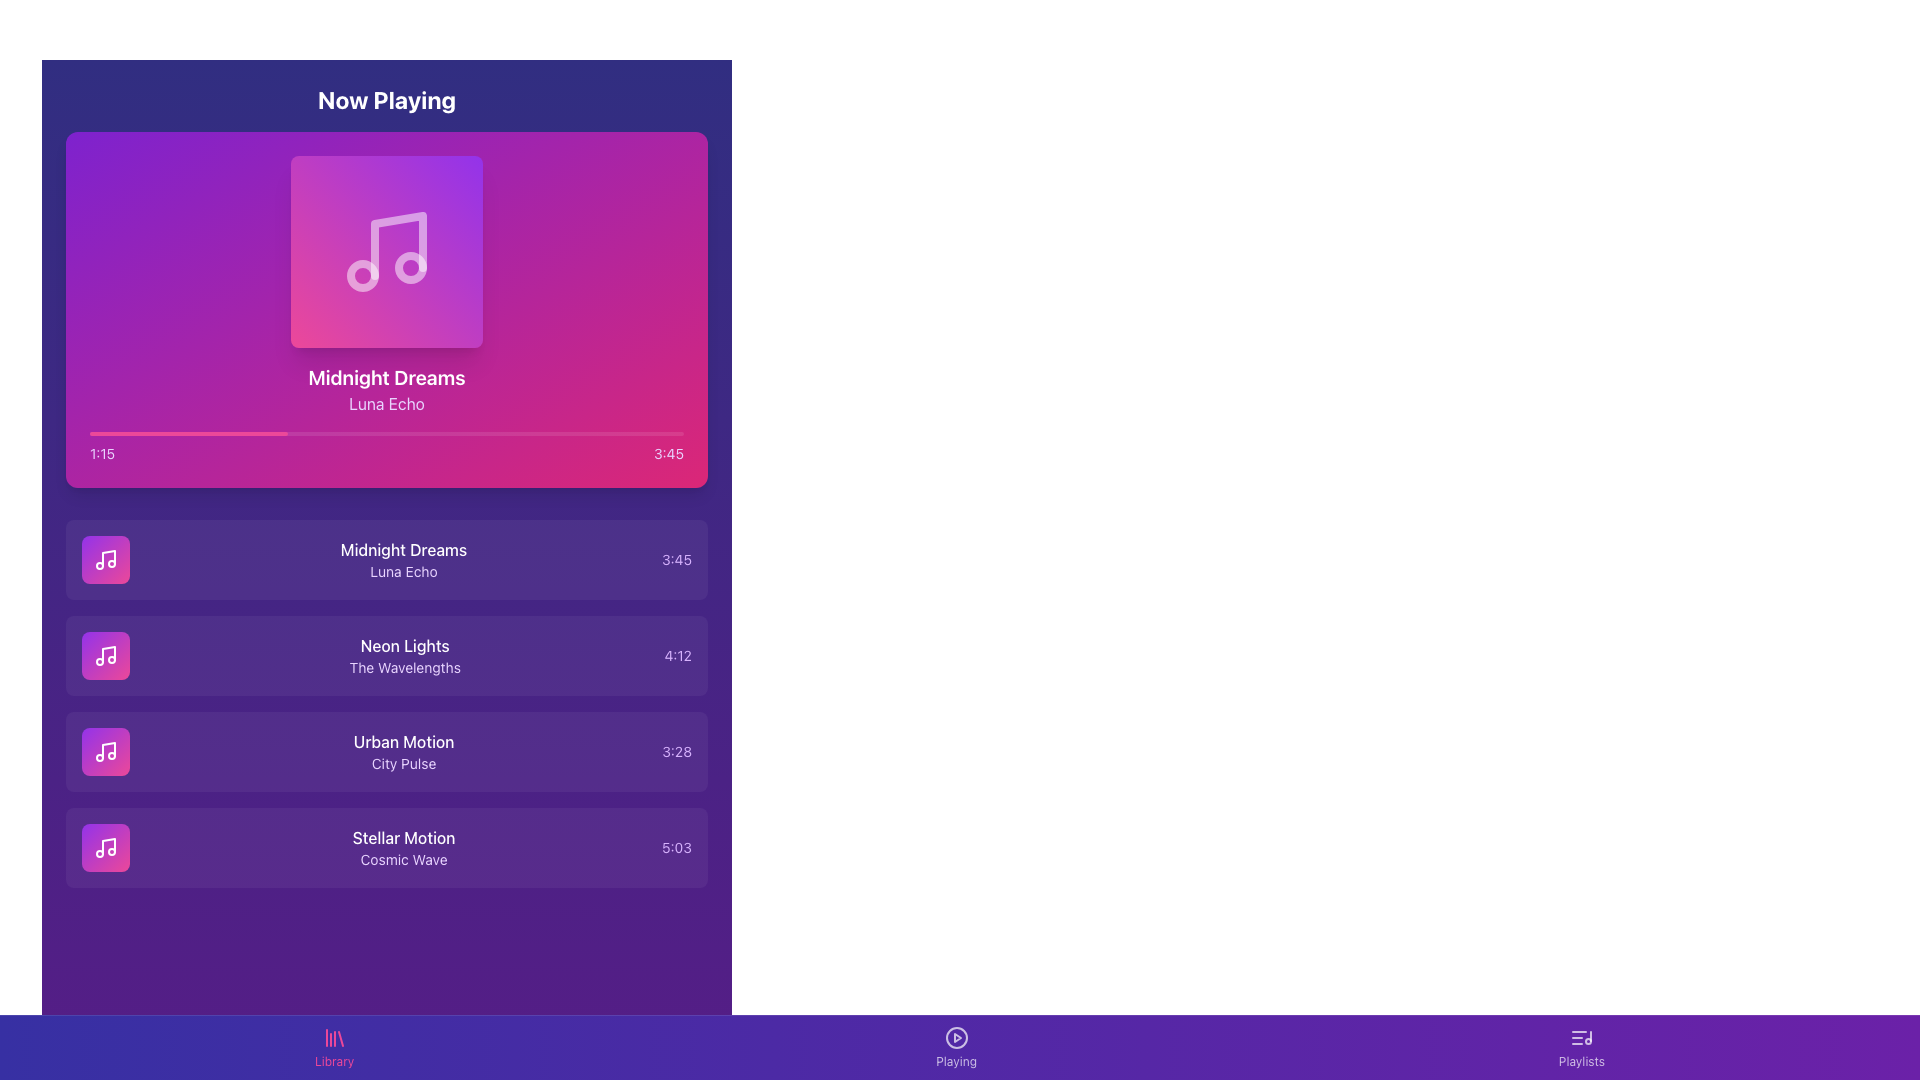 This screenshot has width=1920, height=1080. I want to click on the text block displaying the song title 'Neon Lights' by 'The Wavelengths' to highlight it, so click(404, 655).